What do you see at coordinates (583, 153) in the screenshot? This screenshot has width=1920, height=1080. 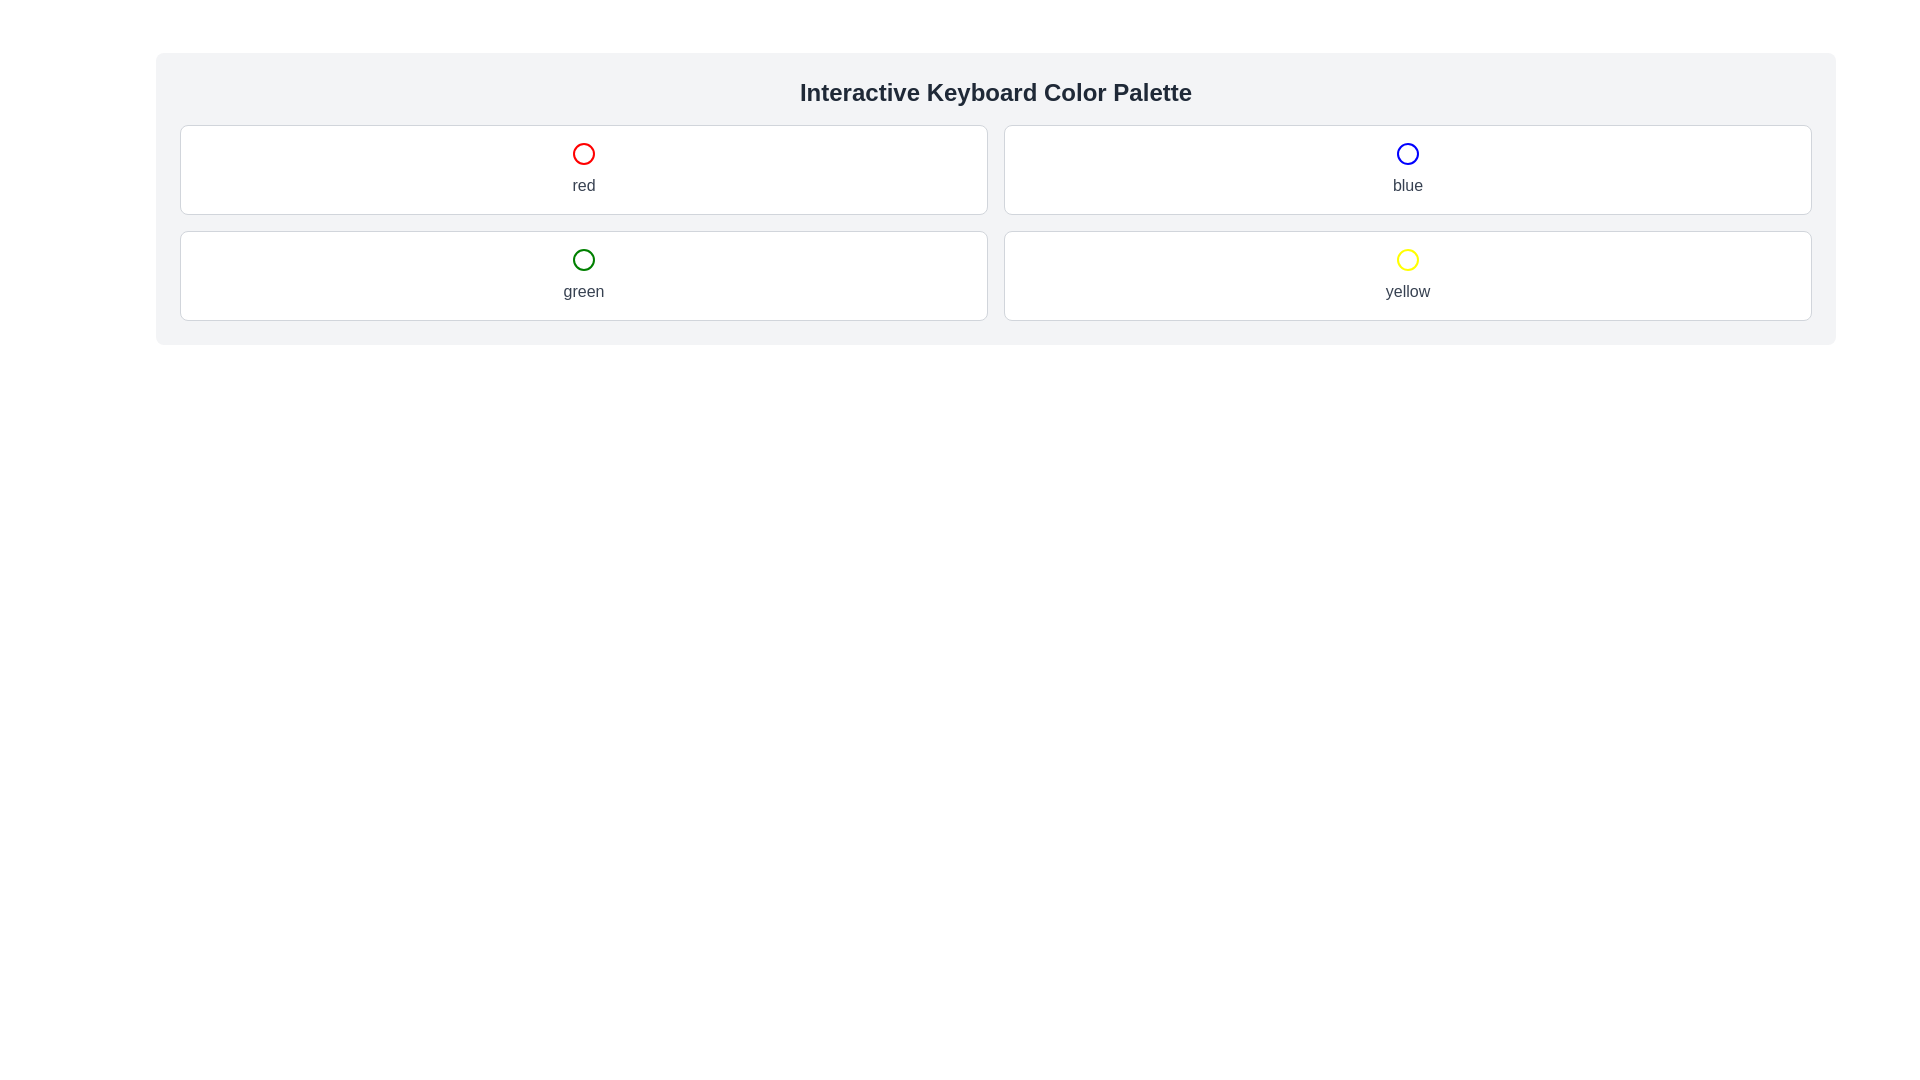 I see `the first red icon located in the top-left section of the grid interface` at bounding box center [583, 153].